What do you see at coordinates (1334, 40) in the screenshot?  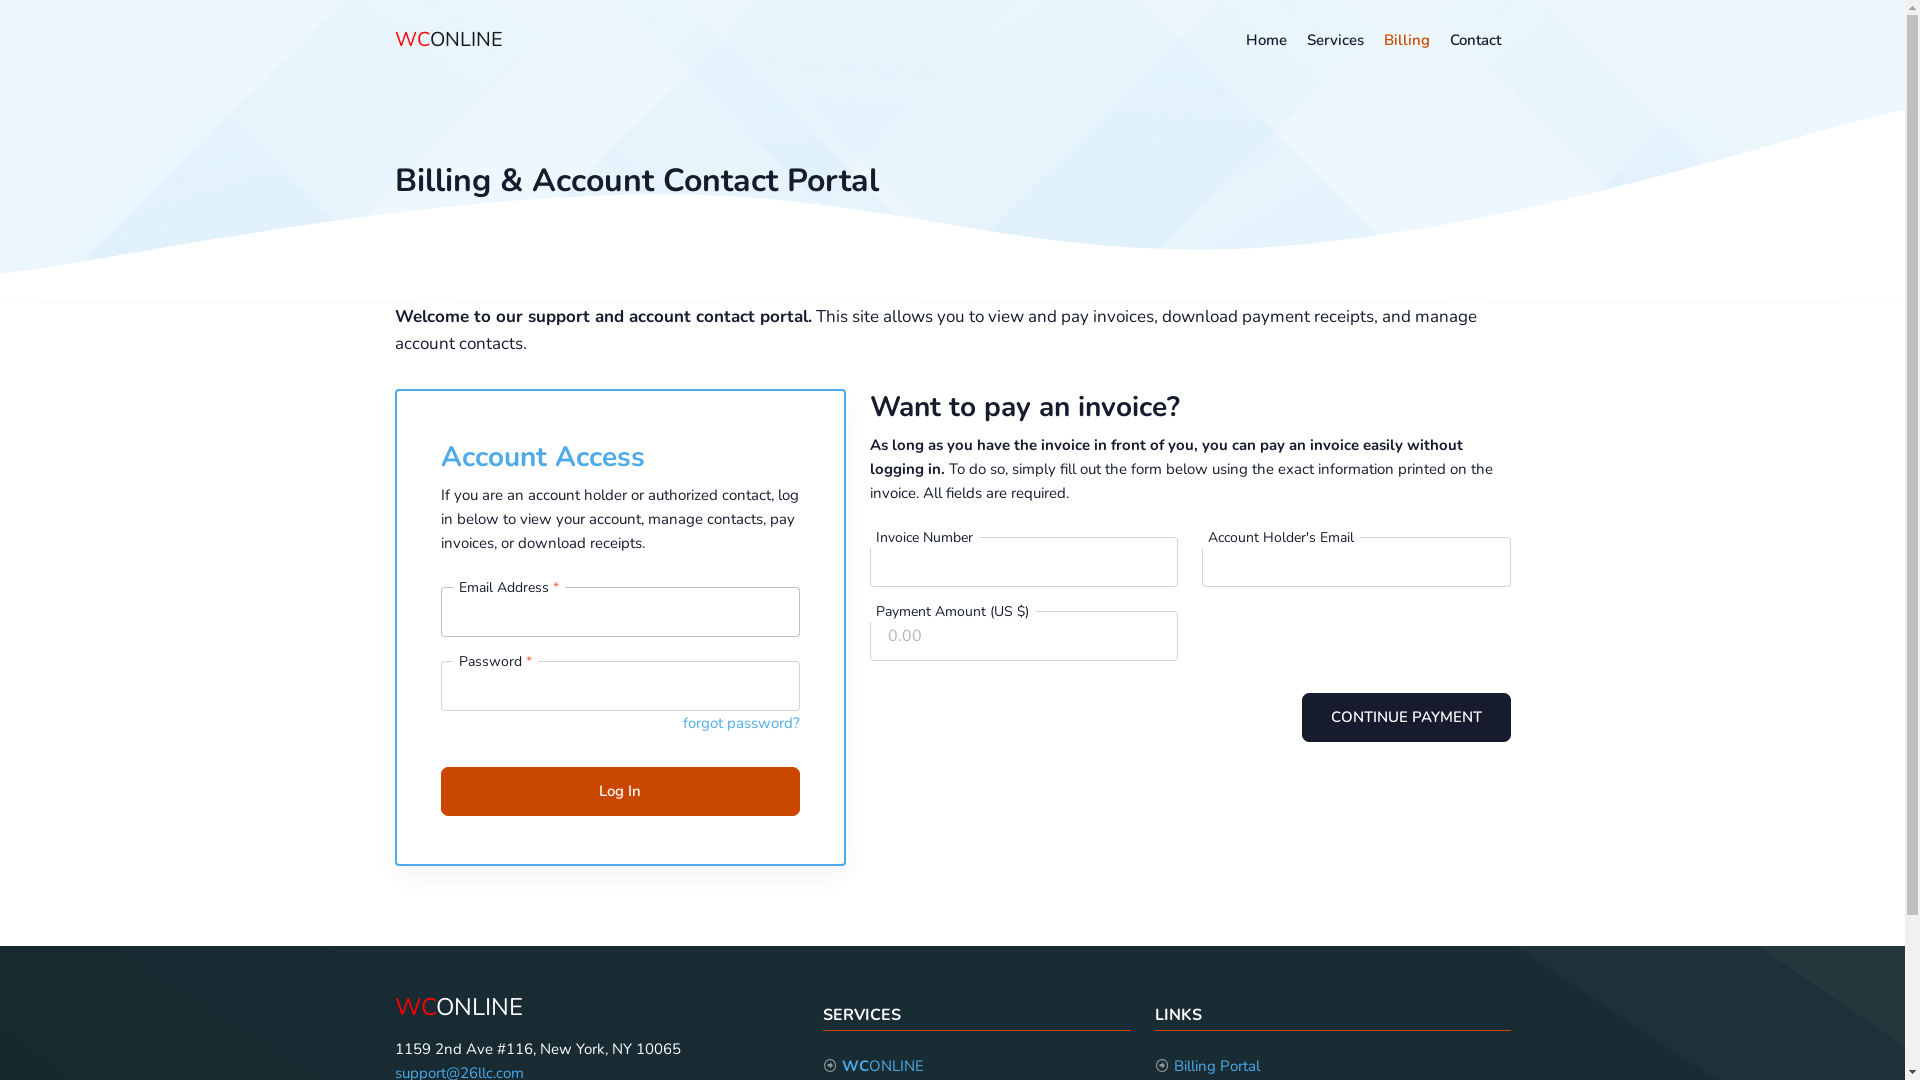 I see `'Services'` at bounding box center [1334, 40].